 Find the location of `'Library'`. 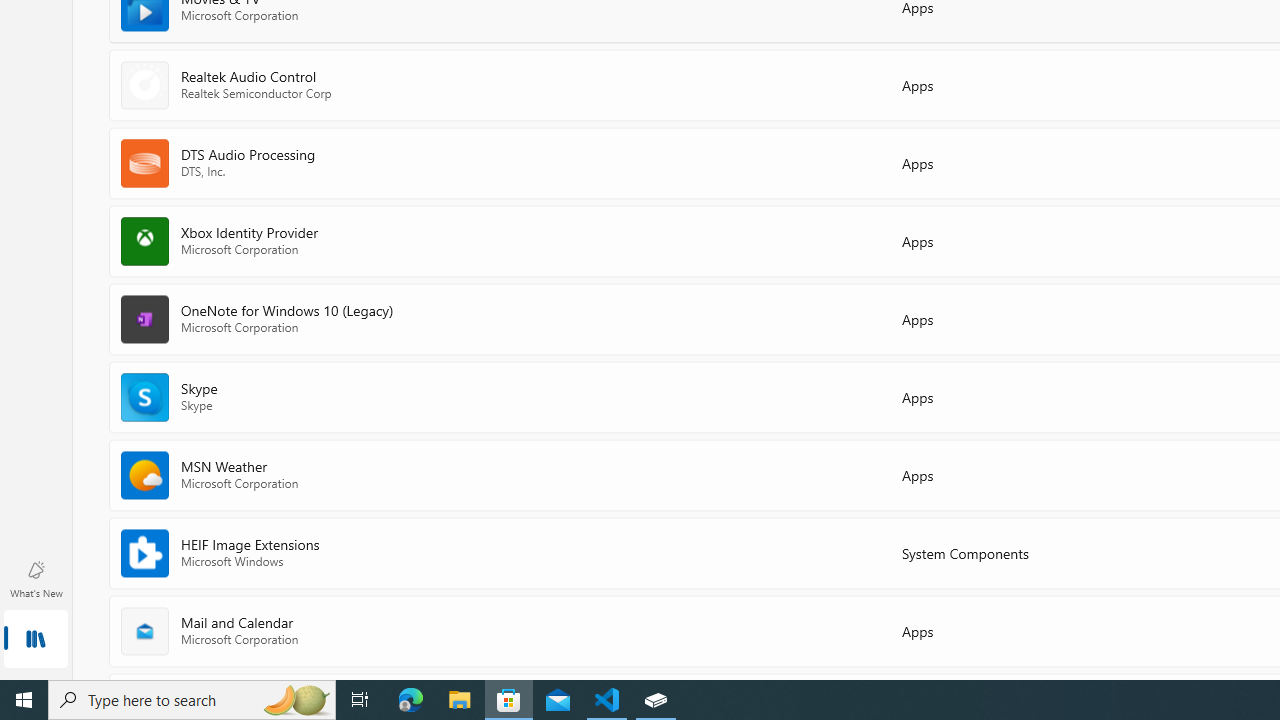

'Library' is located at coordinates (35, 640).